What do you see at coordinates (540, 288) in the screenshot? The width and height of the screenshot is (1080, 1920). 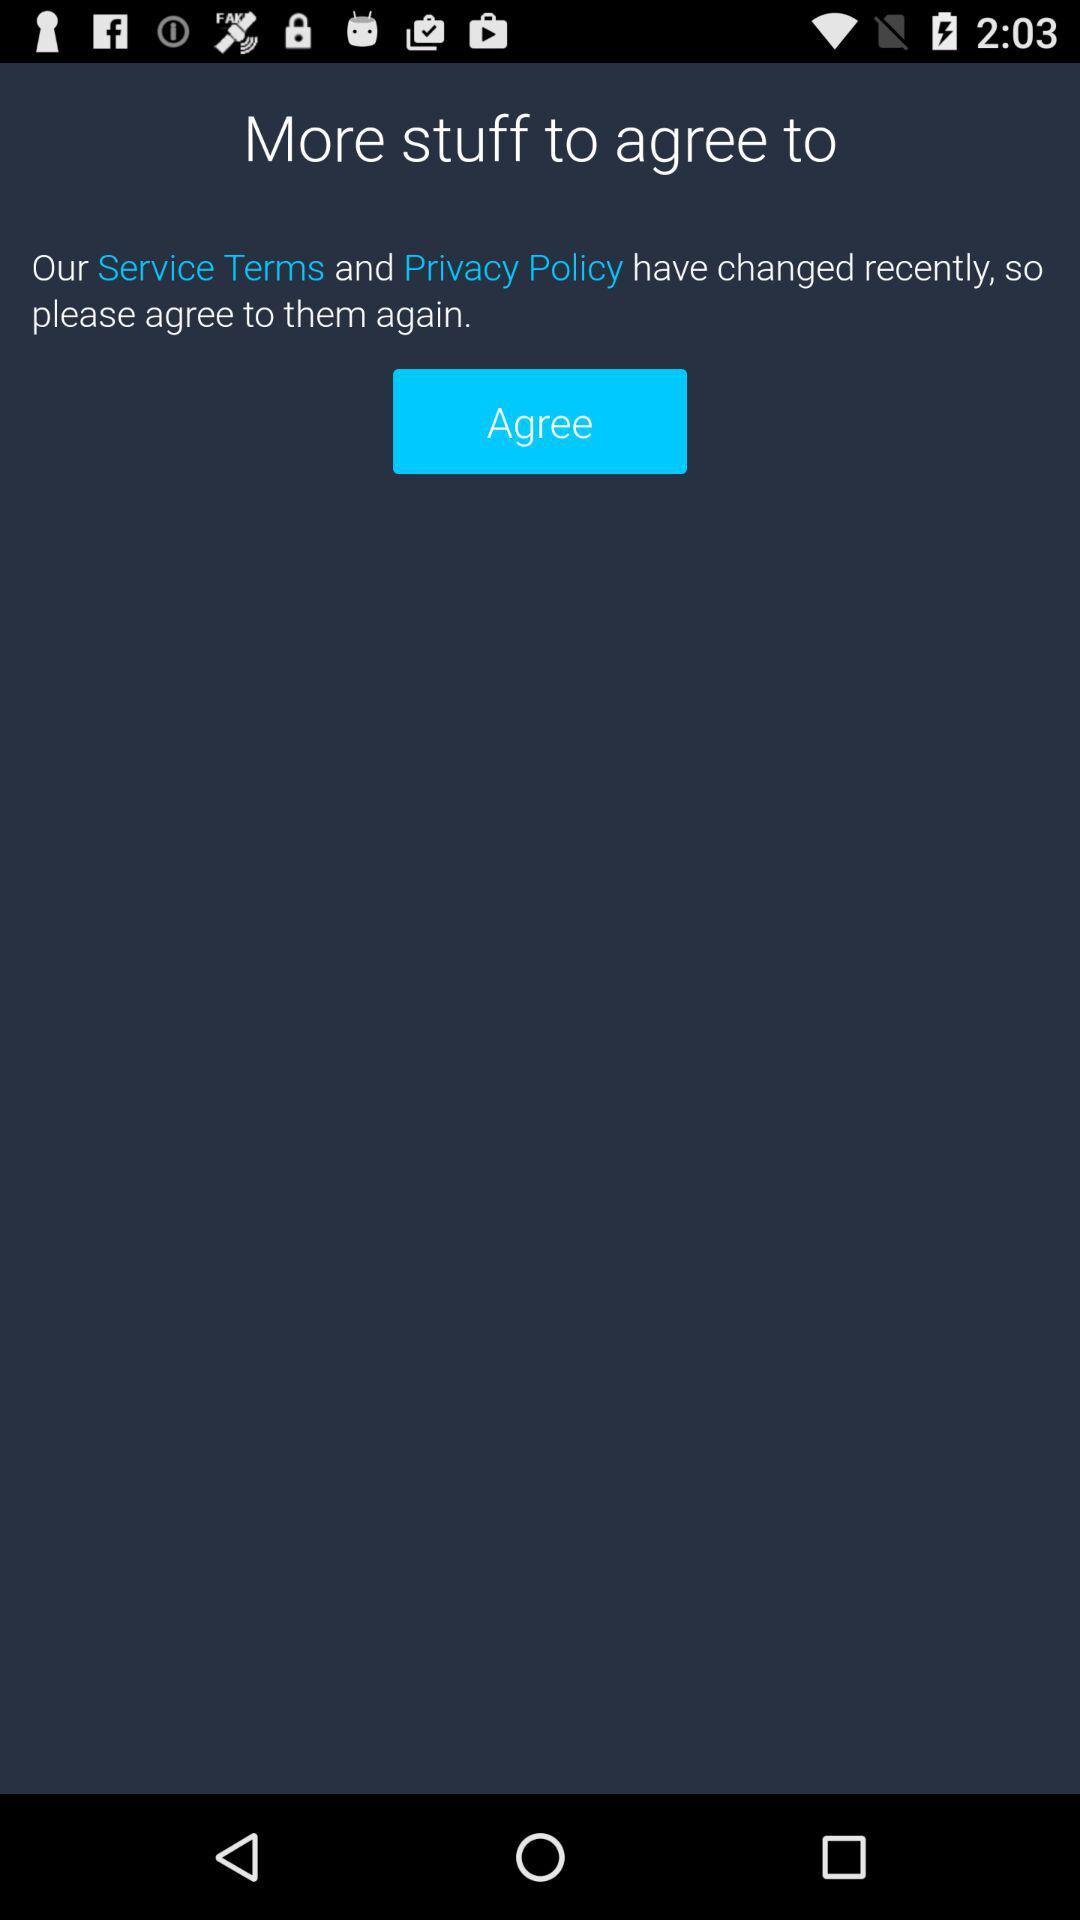 I see `item above agree` at bounding box center [540, 288].